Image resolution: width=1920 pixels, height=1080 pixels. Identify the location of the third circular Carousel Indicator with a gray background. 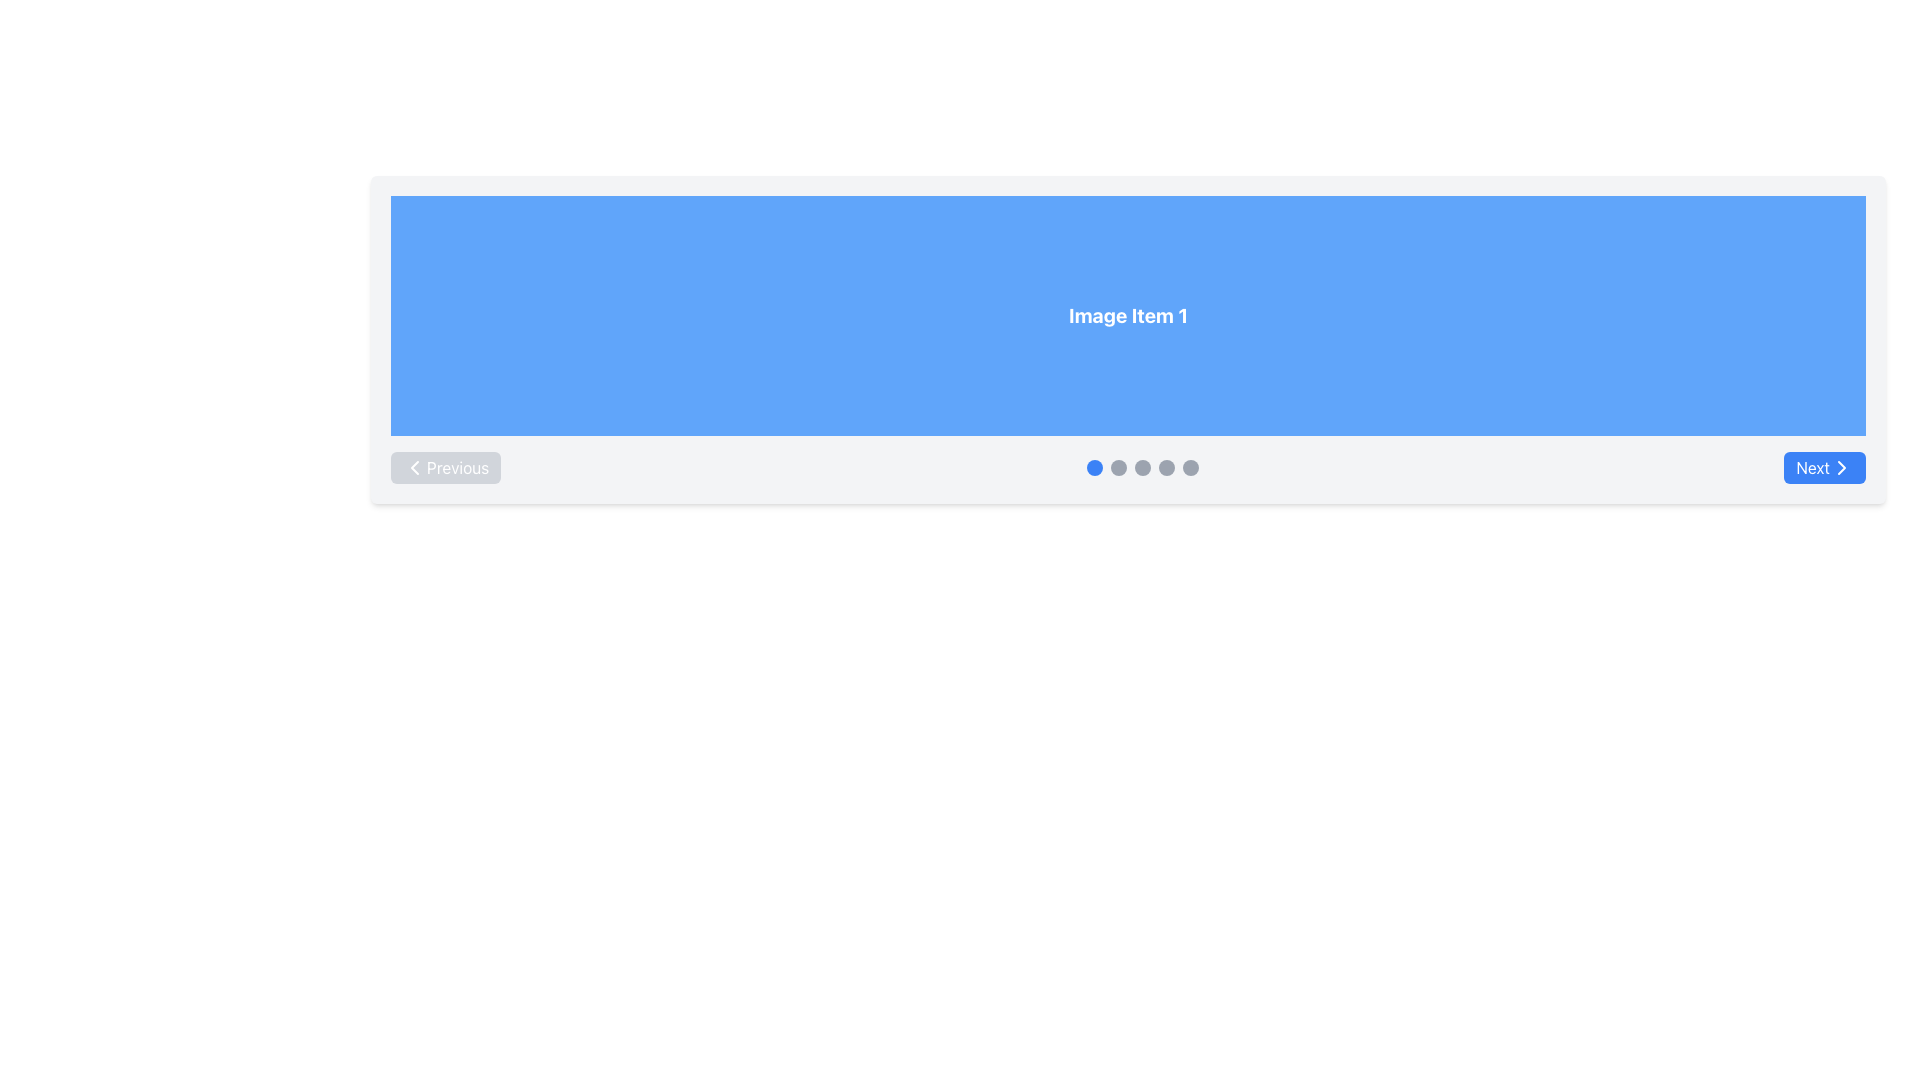
(1142, 467).